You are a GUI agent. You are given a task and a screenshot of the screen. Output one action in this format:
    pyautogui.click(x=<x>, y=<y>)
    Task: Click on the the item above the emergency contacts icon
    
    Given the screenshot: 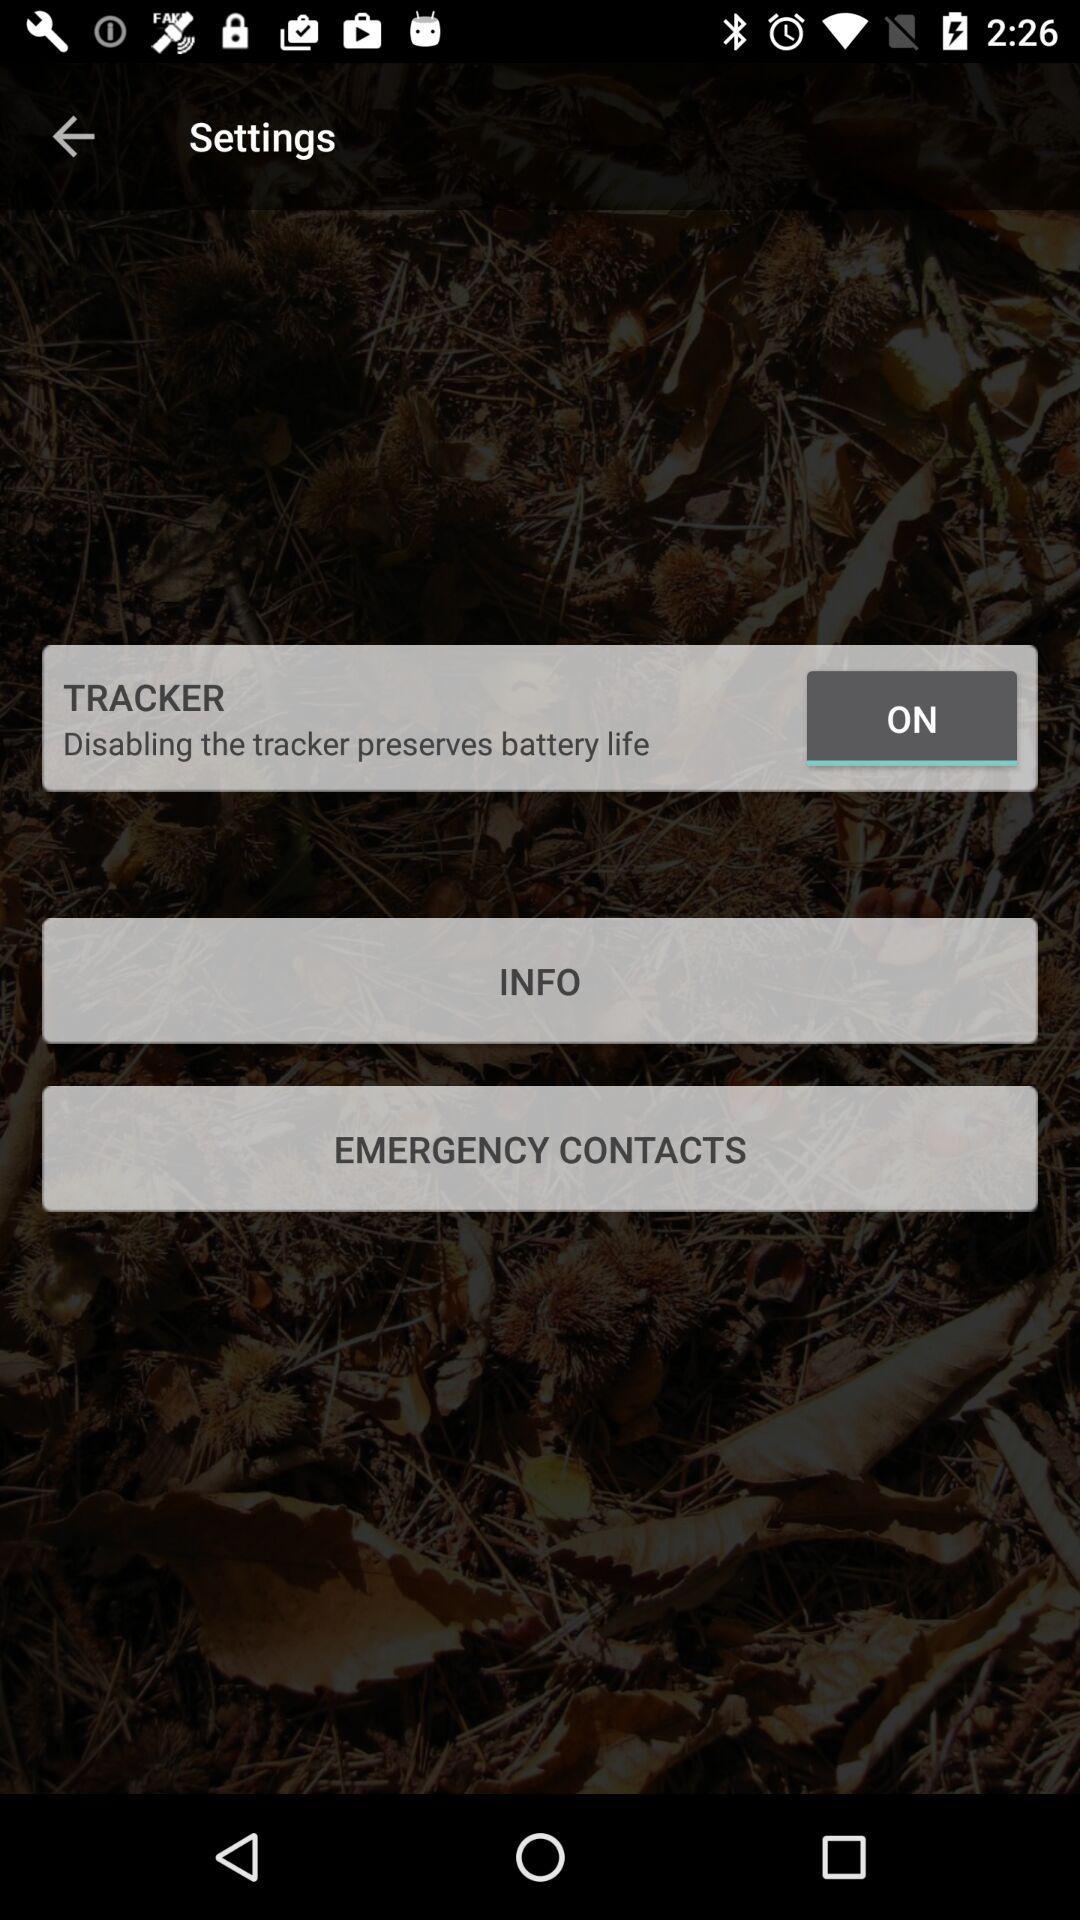 What is the action you would take?
    pyautogui.click(x=540, y=980)
    